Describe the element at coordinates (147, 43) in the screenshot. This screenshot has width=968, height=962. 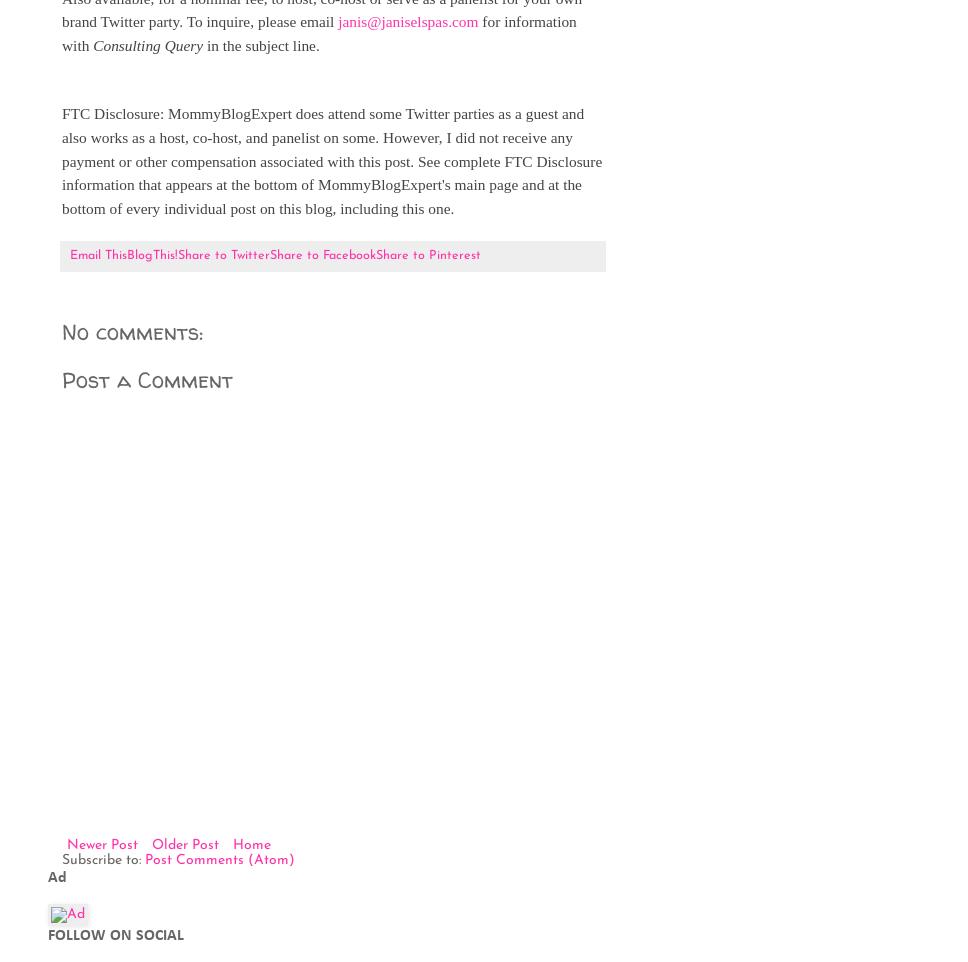
I see `'Consulting Query'` at that location.